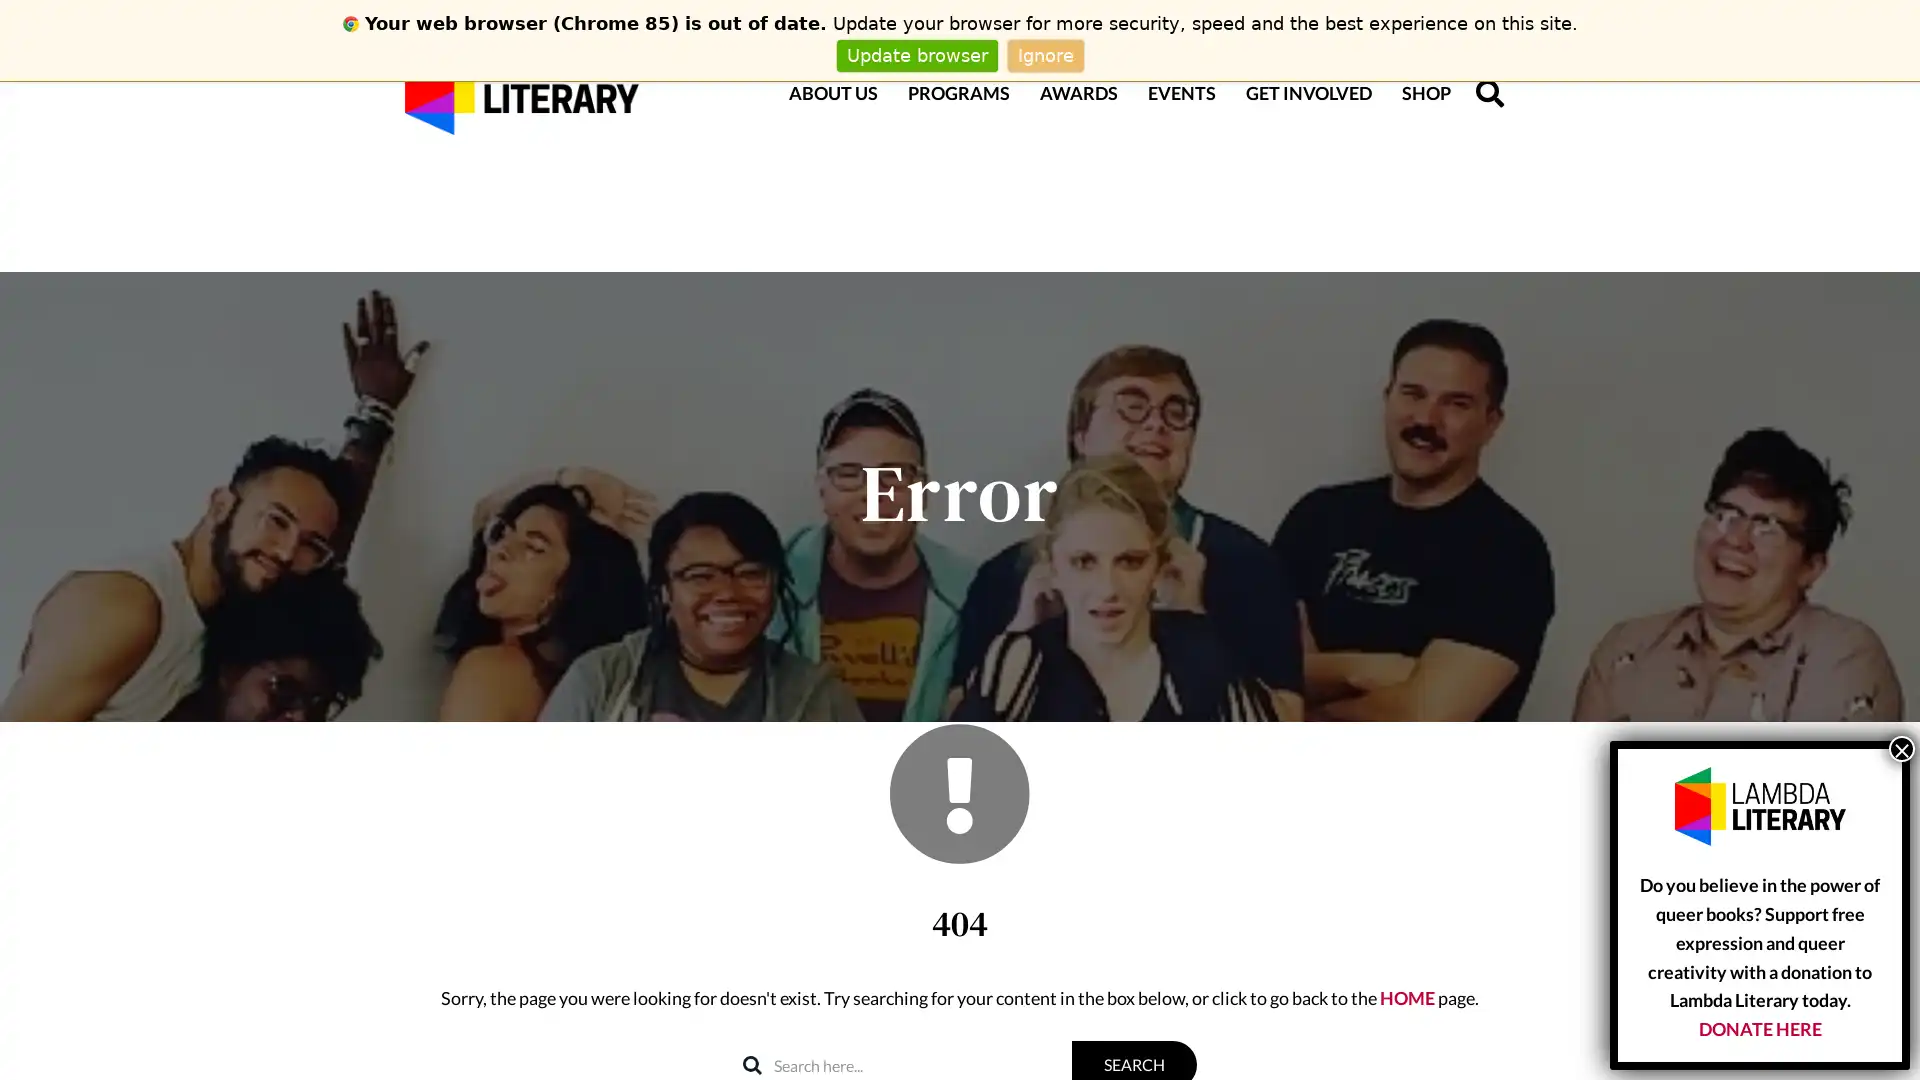  What do you see at coordinates (1044, 54) in the screenshot?
I see `Ignore` at bounding box center [1044, 54].